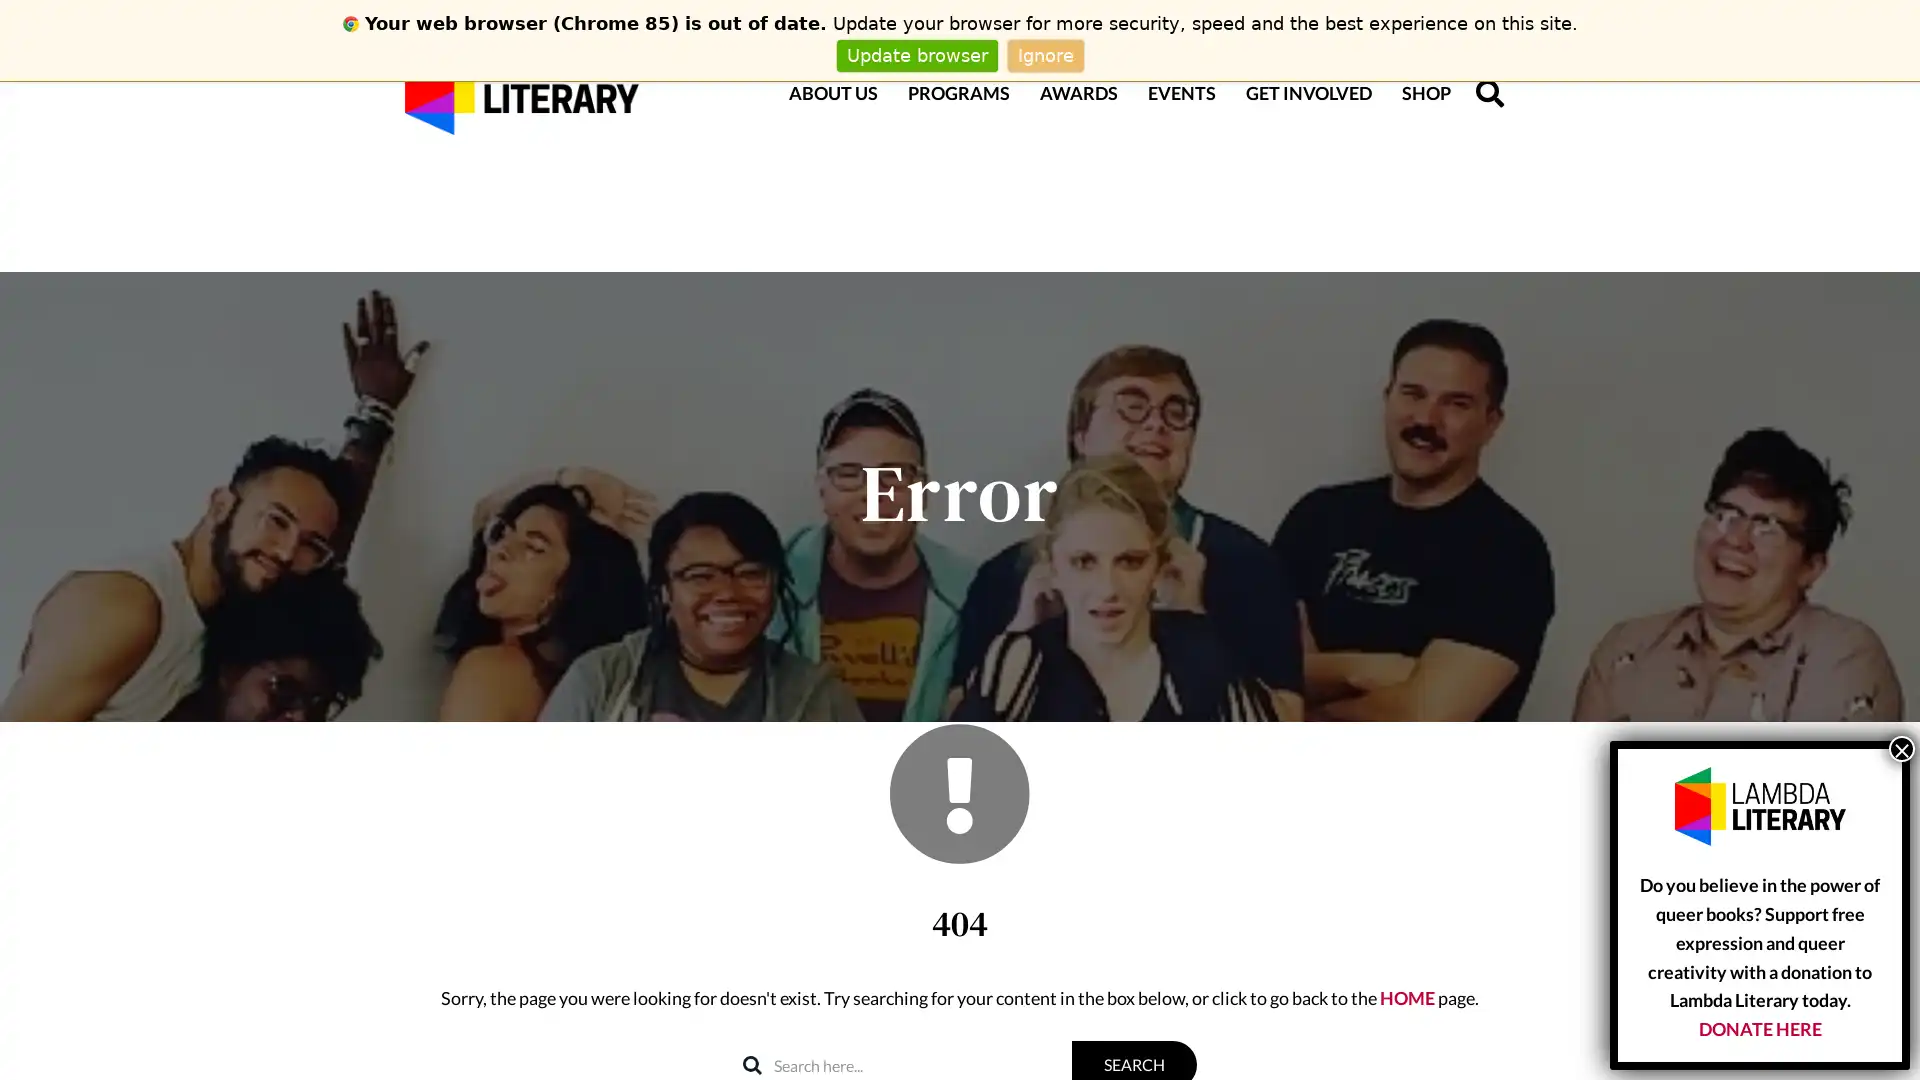  What do you see at coordinates (1044, 54) in the screenshot?
I see `Ignore` at bounding box center [1044, 54].